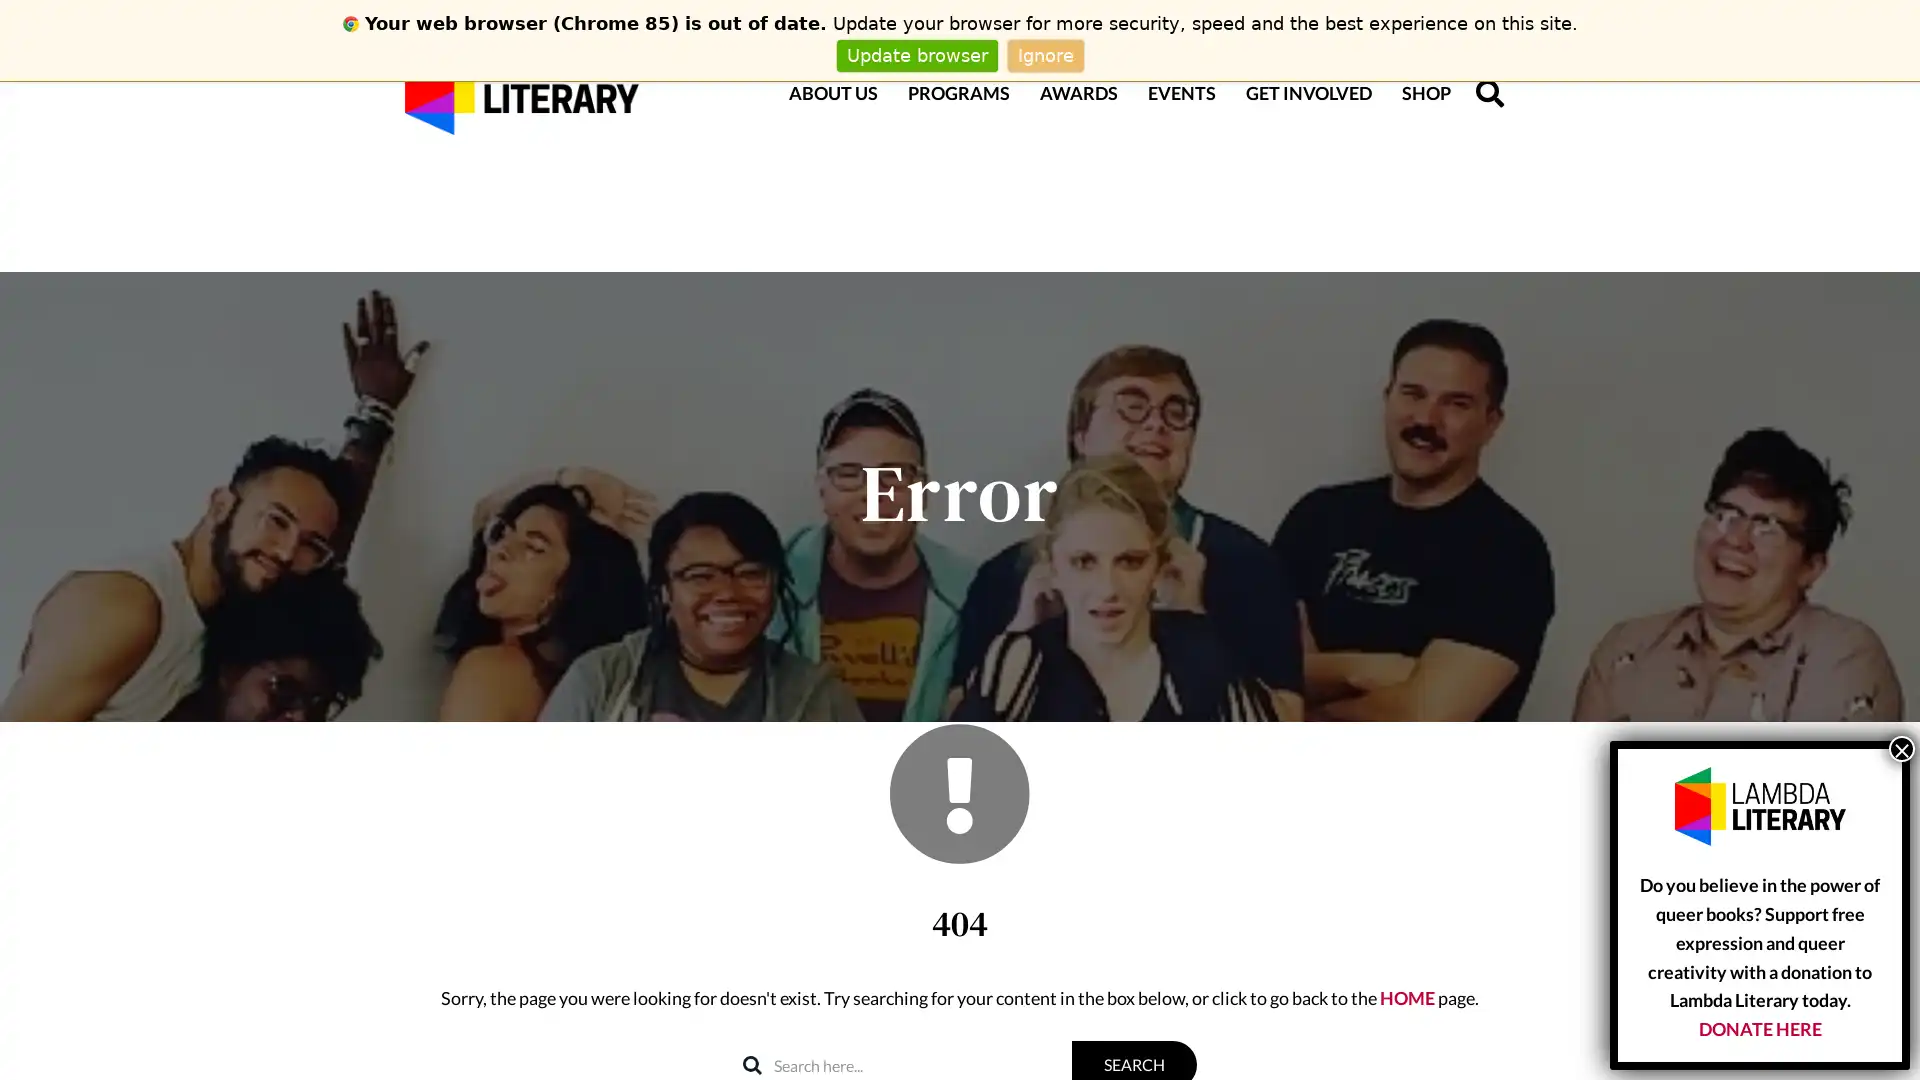  What do you see at coordinates (1044, 54) in the screenshot?
I see `Ignore` at bounding box center [1044, 54].